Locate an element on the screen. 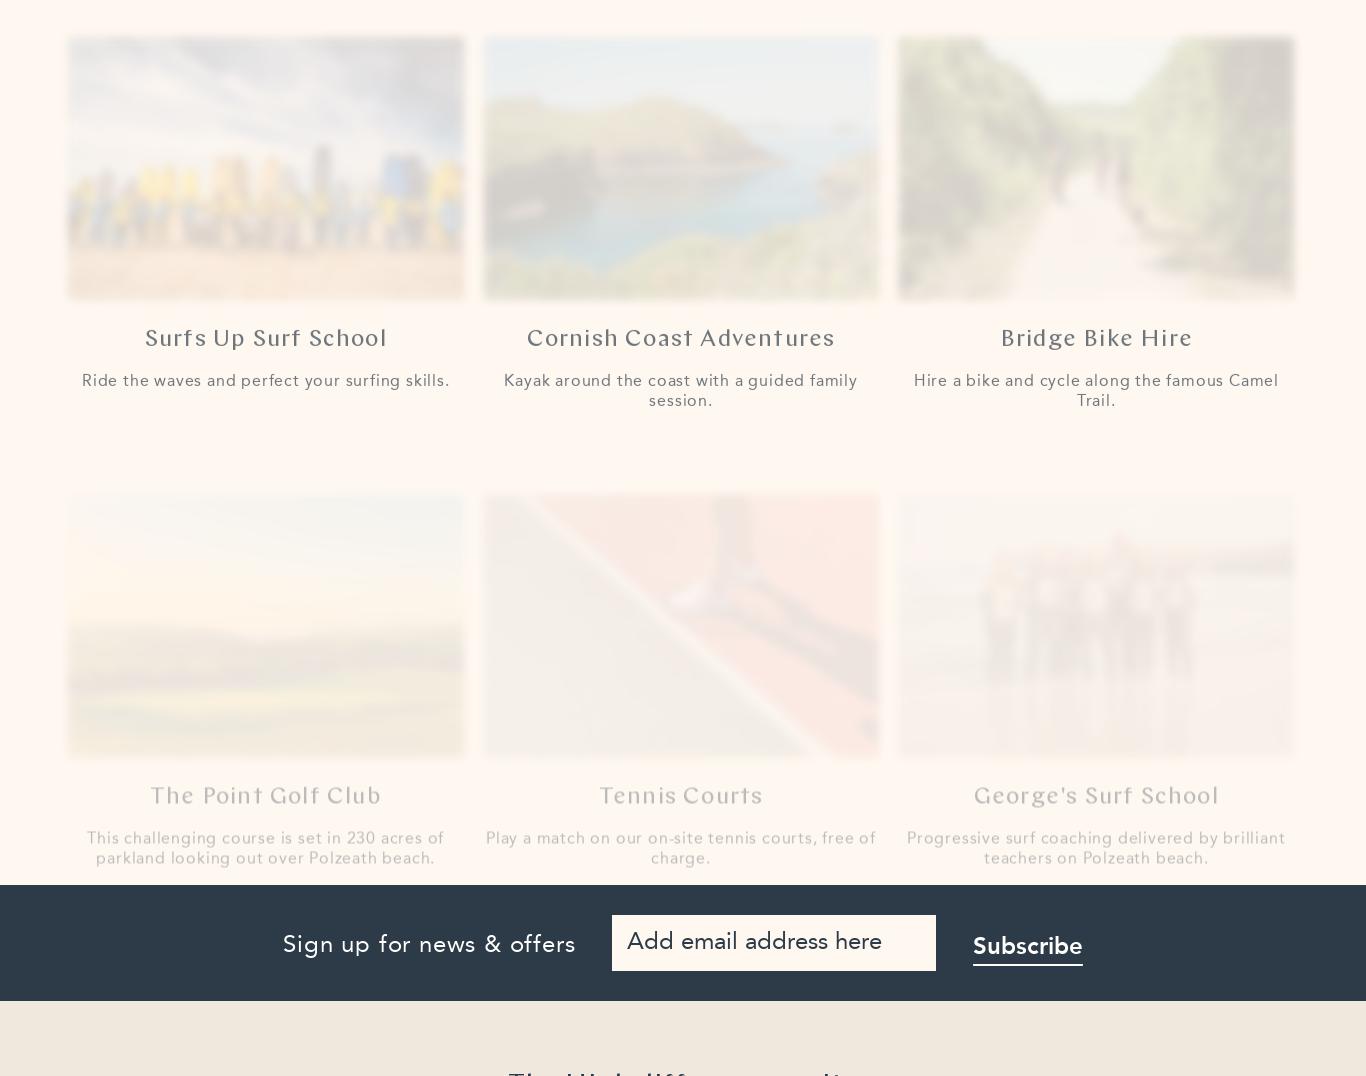  'Bridge Bike Hire' is located at coordinates (1094, 320).